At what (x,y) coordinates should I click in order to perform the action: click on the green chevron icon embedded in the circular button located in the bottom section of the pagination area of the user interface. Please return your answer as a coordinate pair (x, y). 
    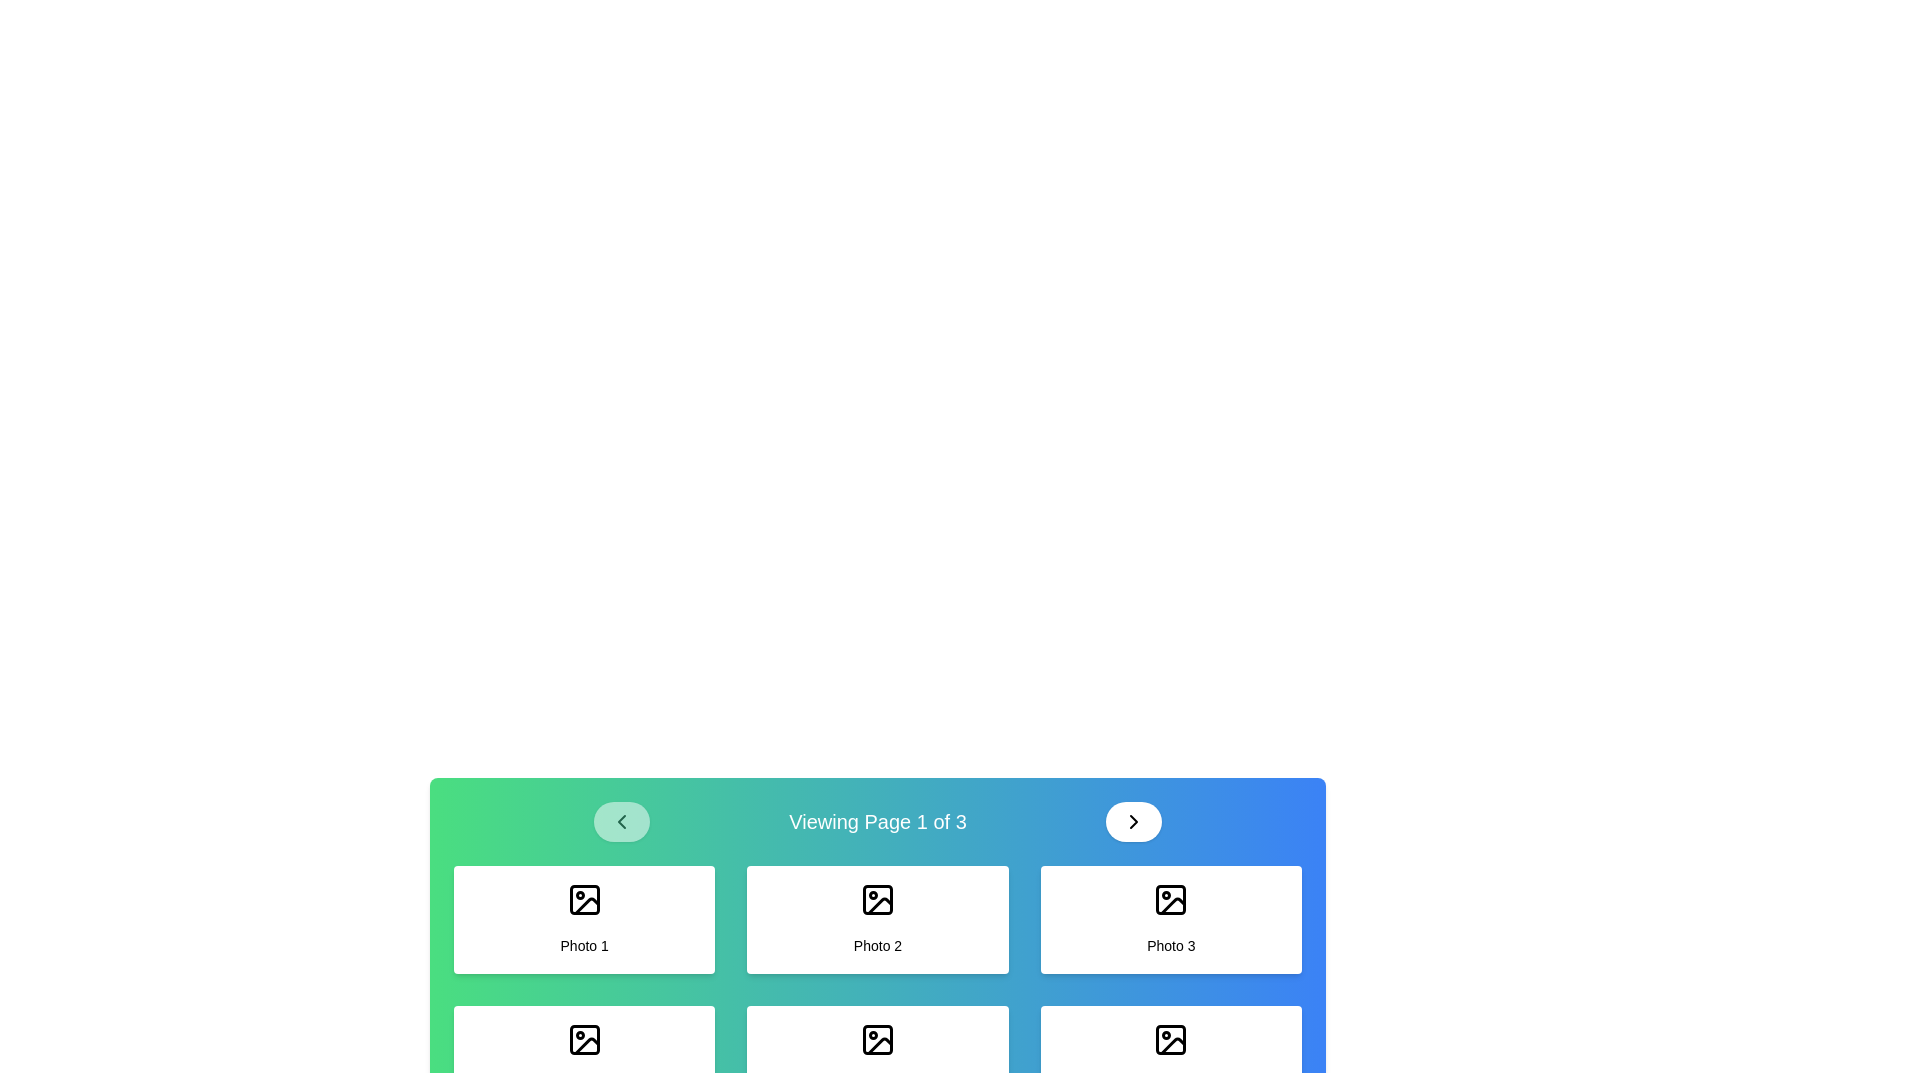
    Looking at the image, I should click on (620, 821).